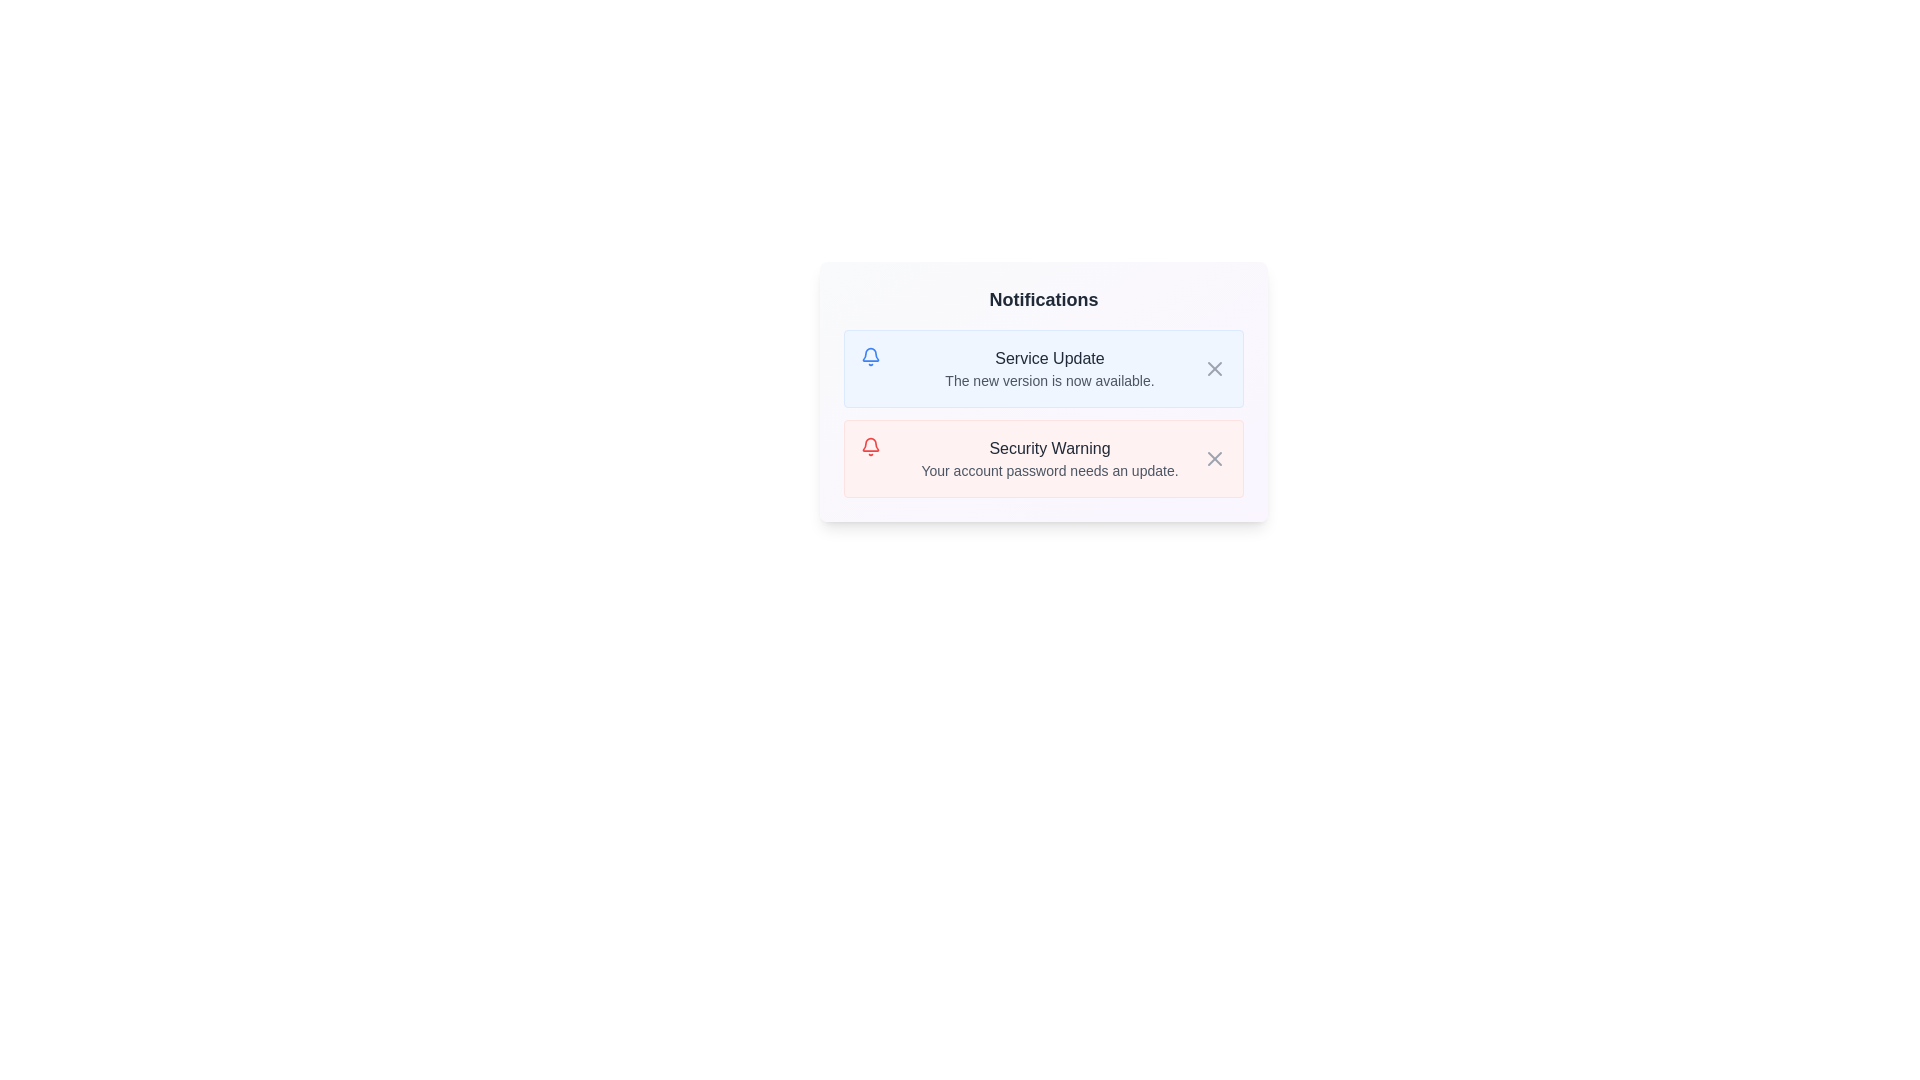 The width and height of the screenshot is (1920, 1080). Describe the element at coordinates (1042, 369) in the screenshot. I see `the 'Service Update' notification card, which is the top item in the list of notifications under the 'Notifications' header` at that location.